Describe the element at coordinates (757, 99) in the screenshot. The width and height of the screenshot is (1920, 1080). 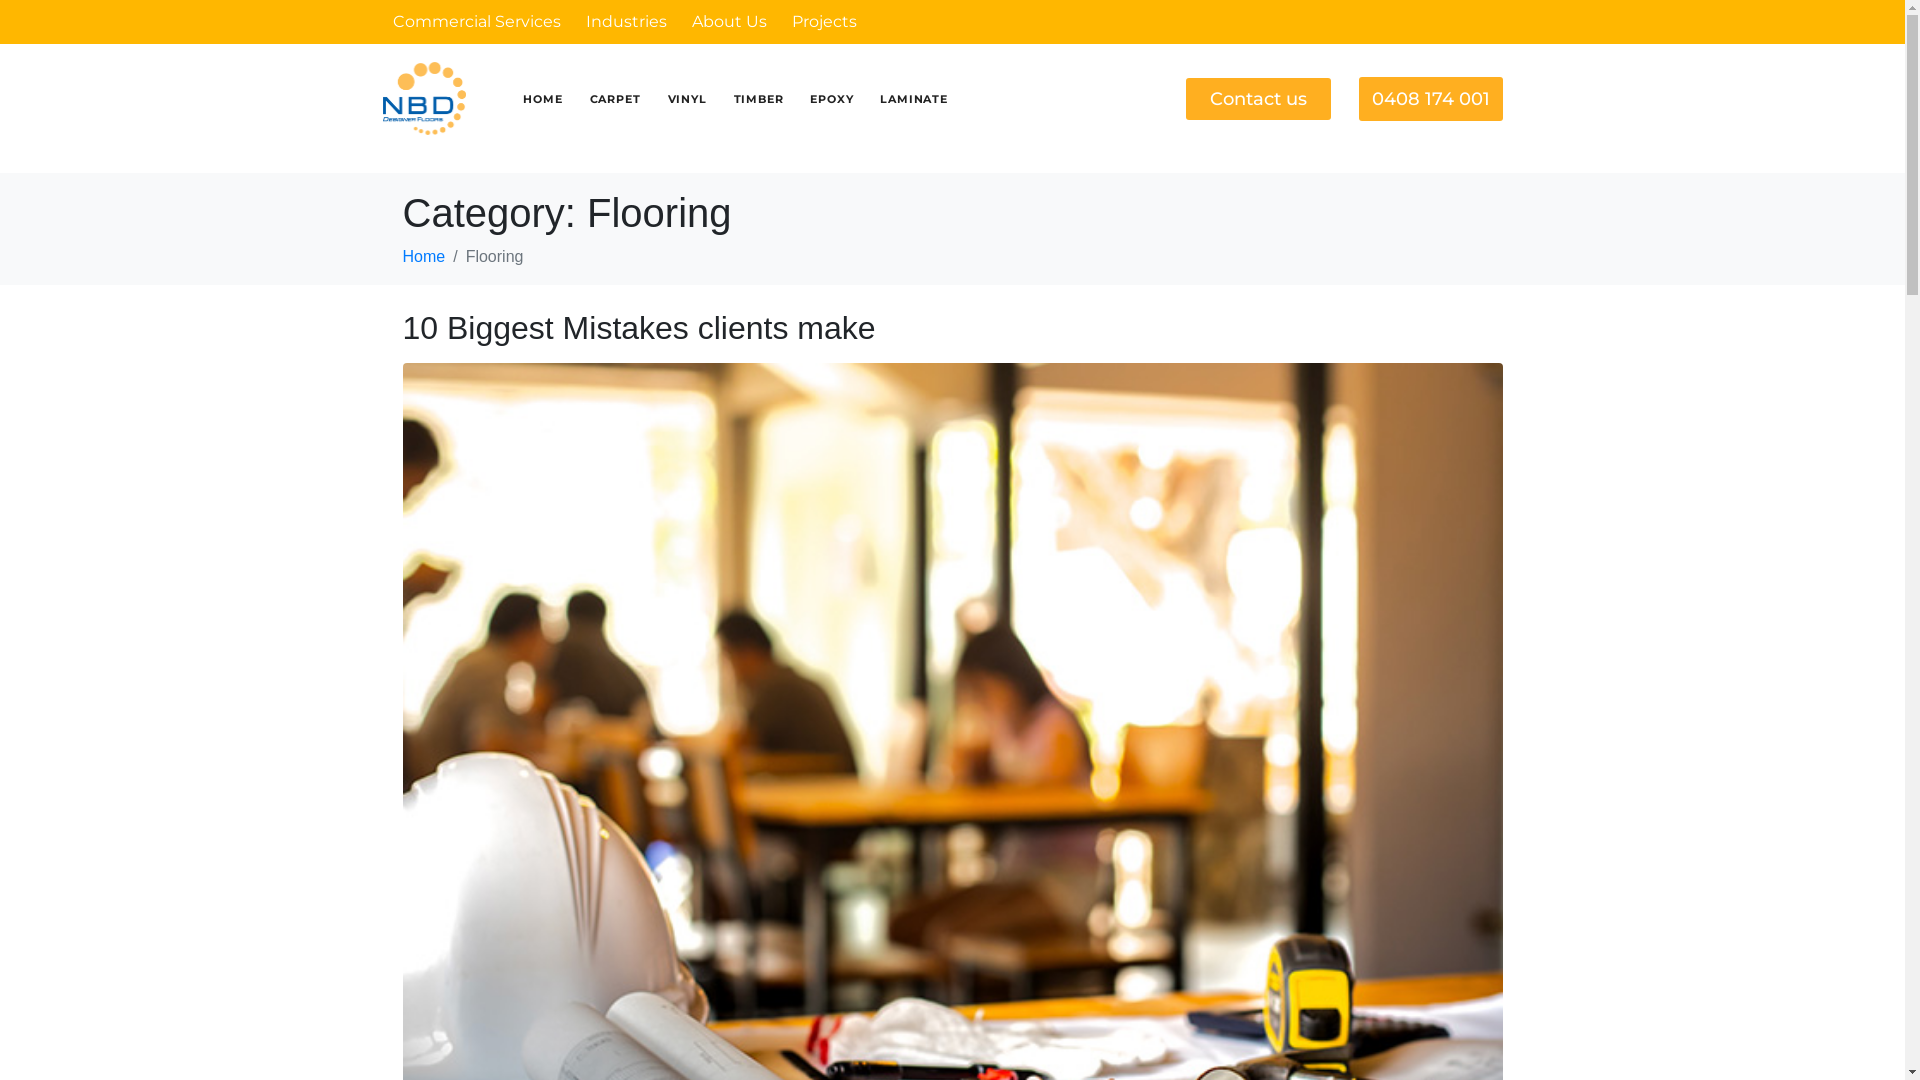
I see `'TIMBER'` at that location.